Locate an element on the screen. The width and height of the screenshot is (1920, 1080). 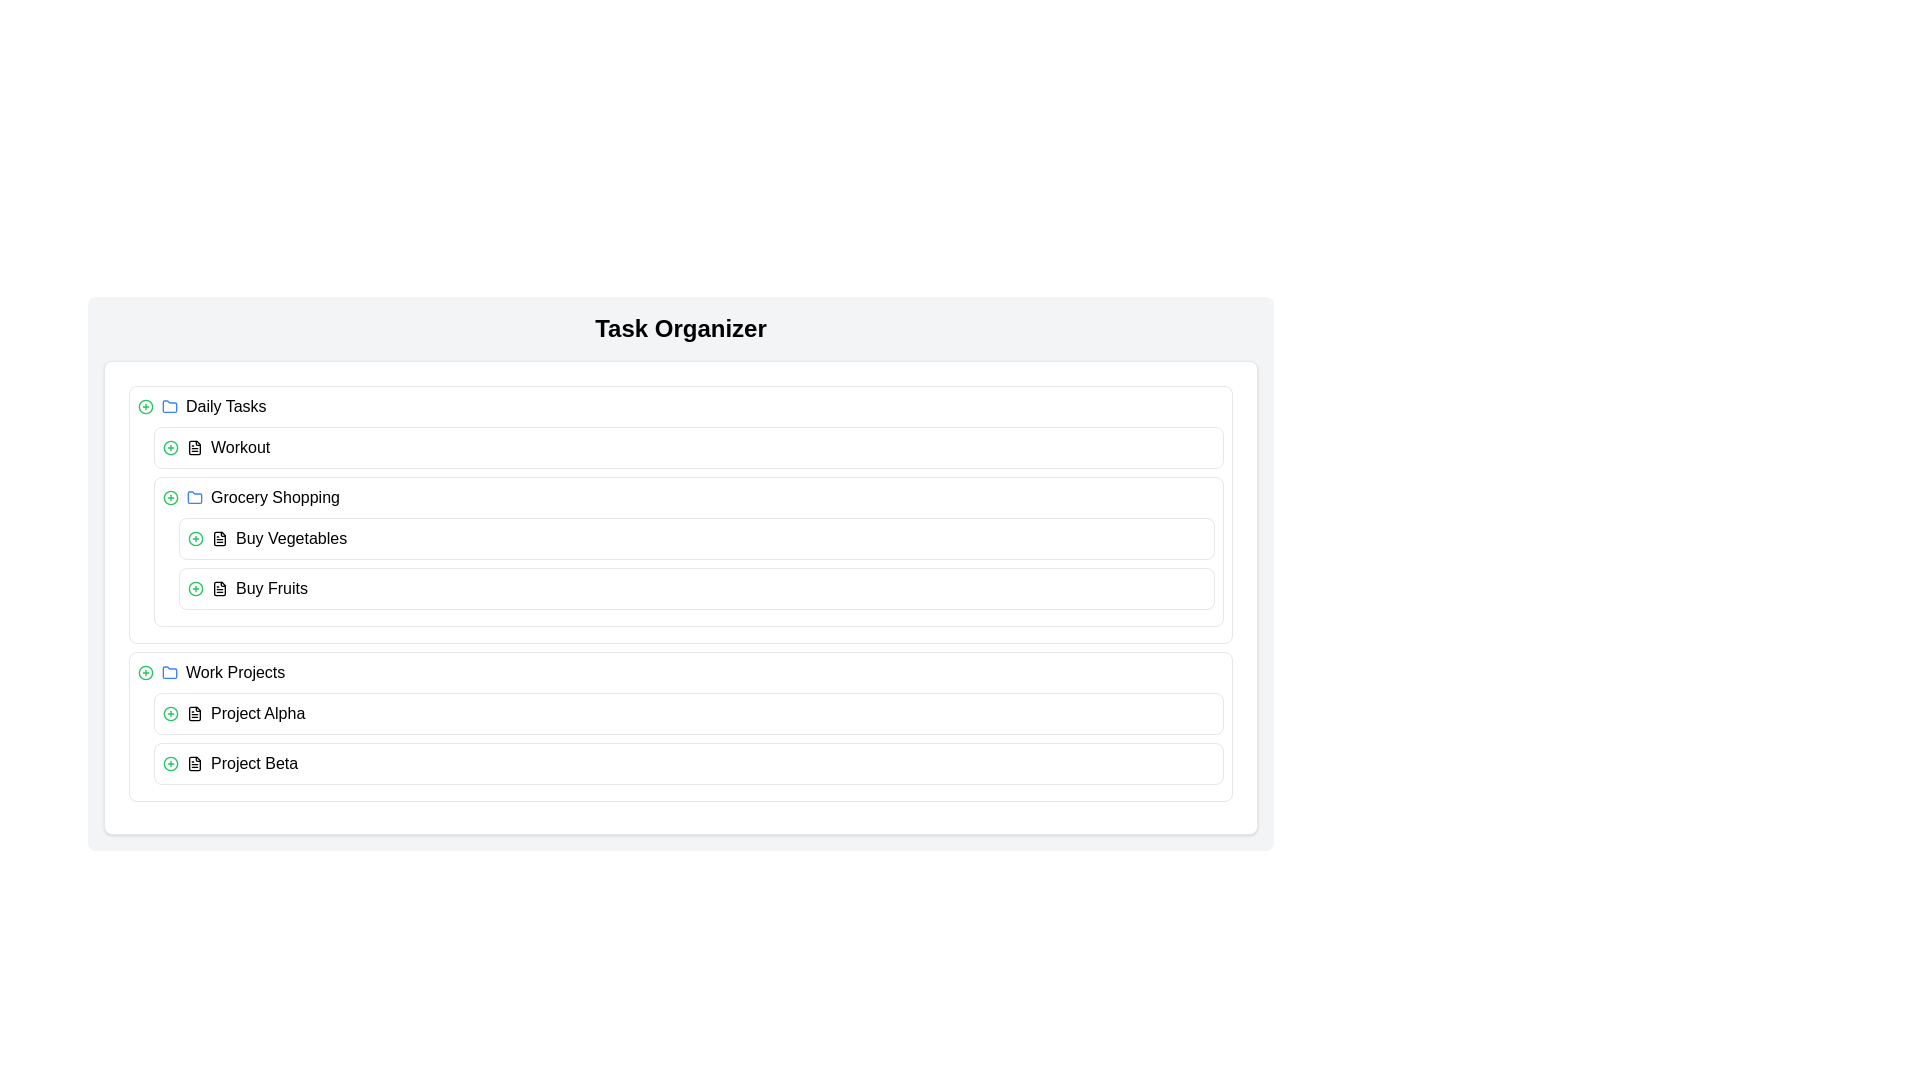
the circular green outlined button with a plus sign, which is the first icon in the row associated with the 'Buy Fruits' label is located at coordinates (196, 588).